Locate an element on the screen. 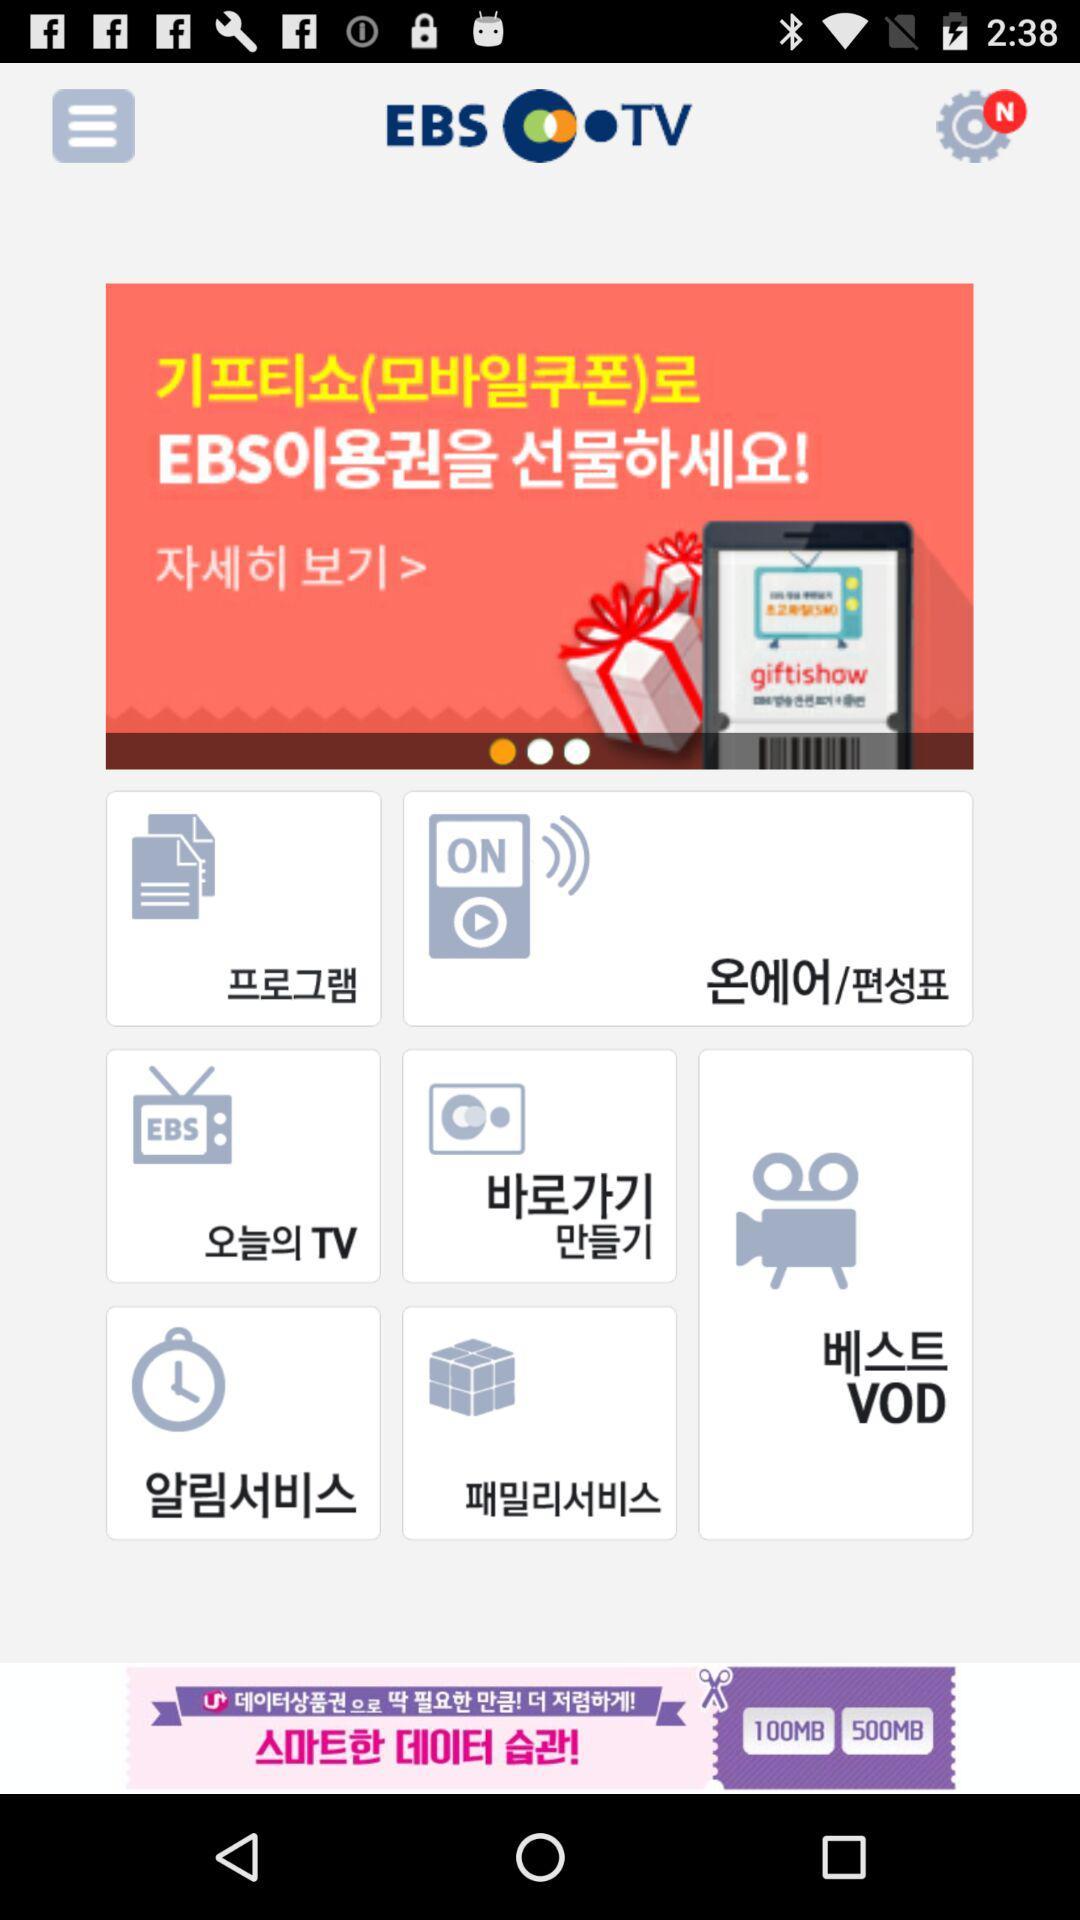 The image size is (1080, 1920). the icon which is right to tv is located at coordinates (859, 124).